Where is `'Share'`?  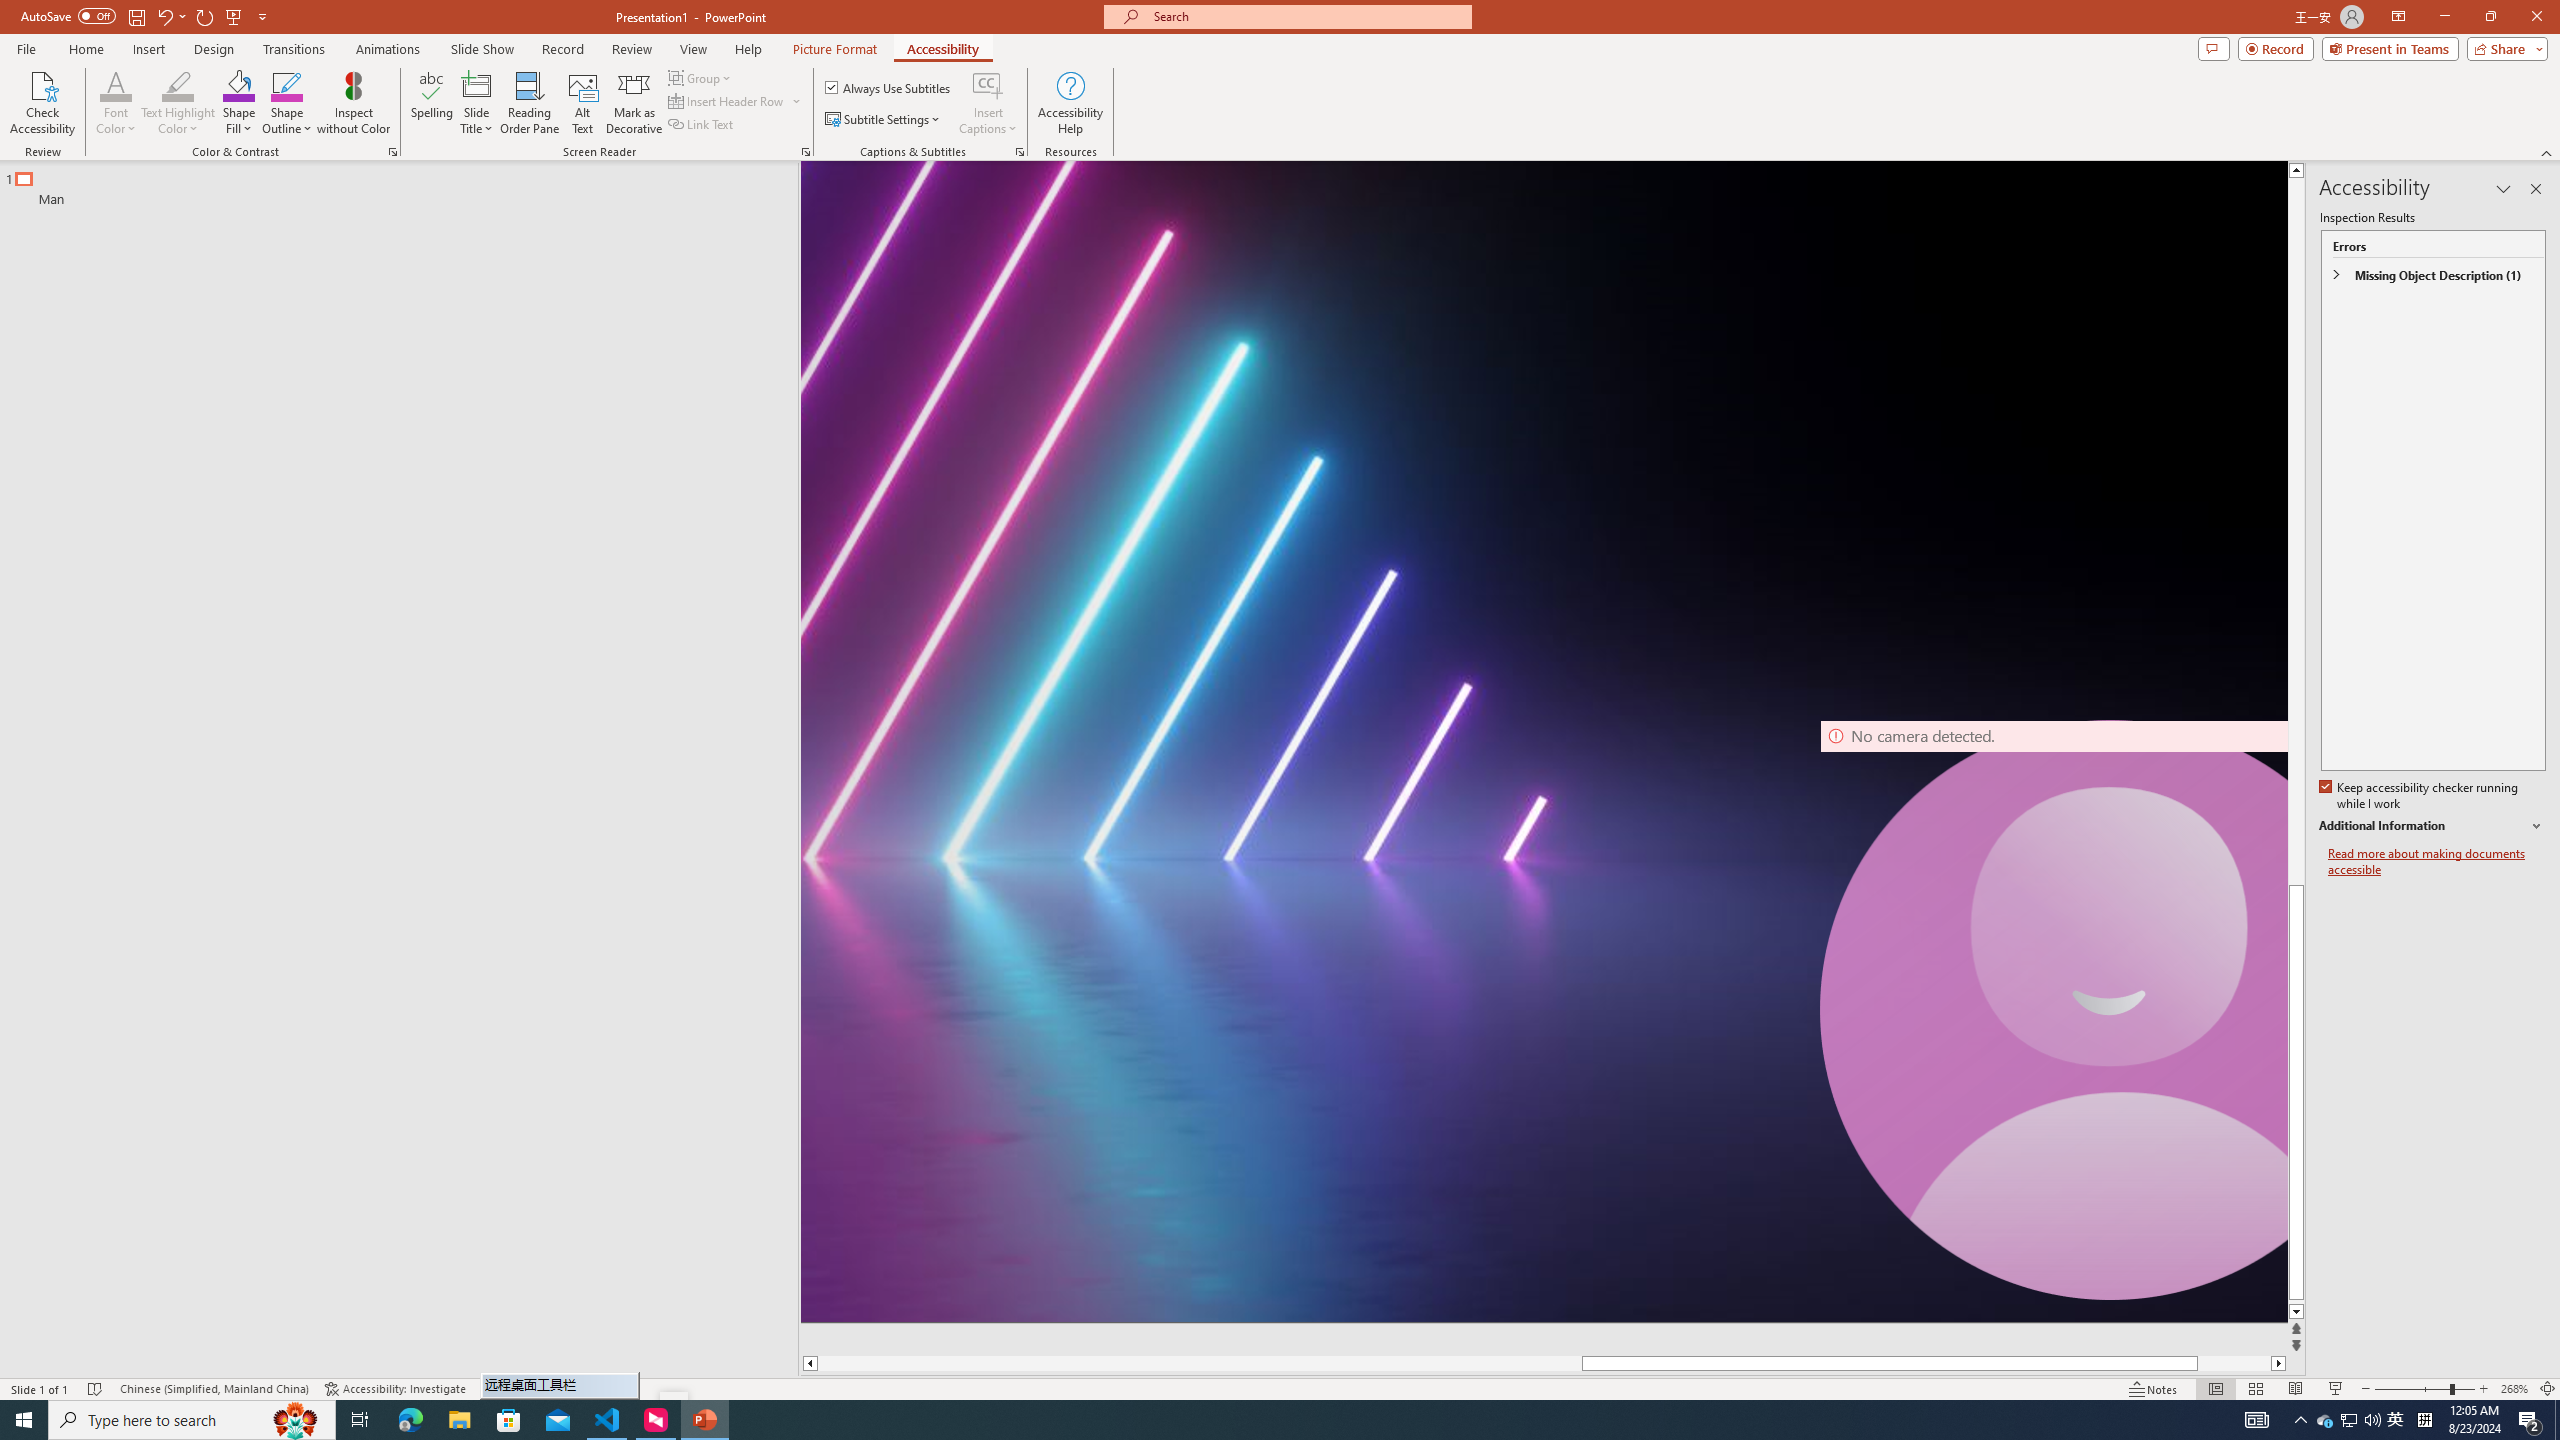
'Share' is located at coordinates (2502, 47).